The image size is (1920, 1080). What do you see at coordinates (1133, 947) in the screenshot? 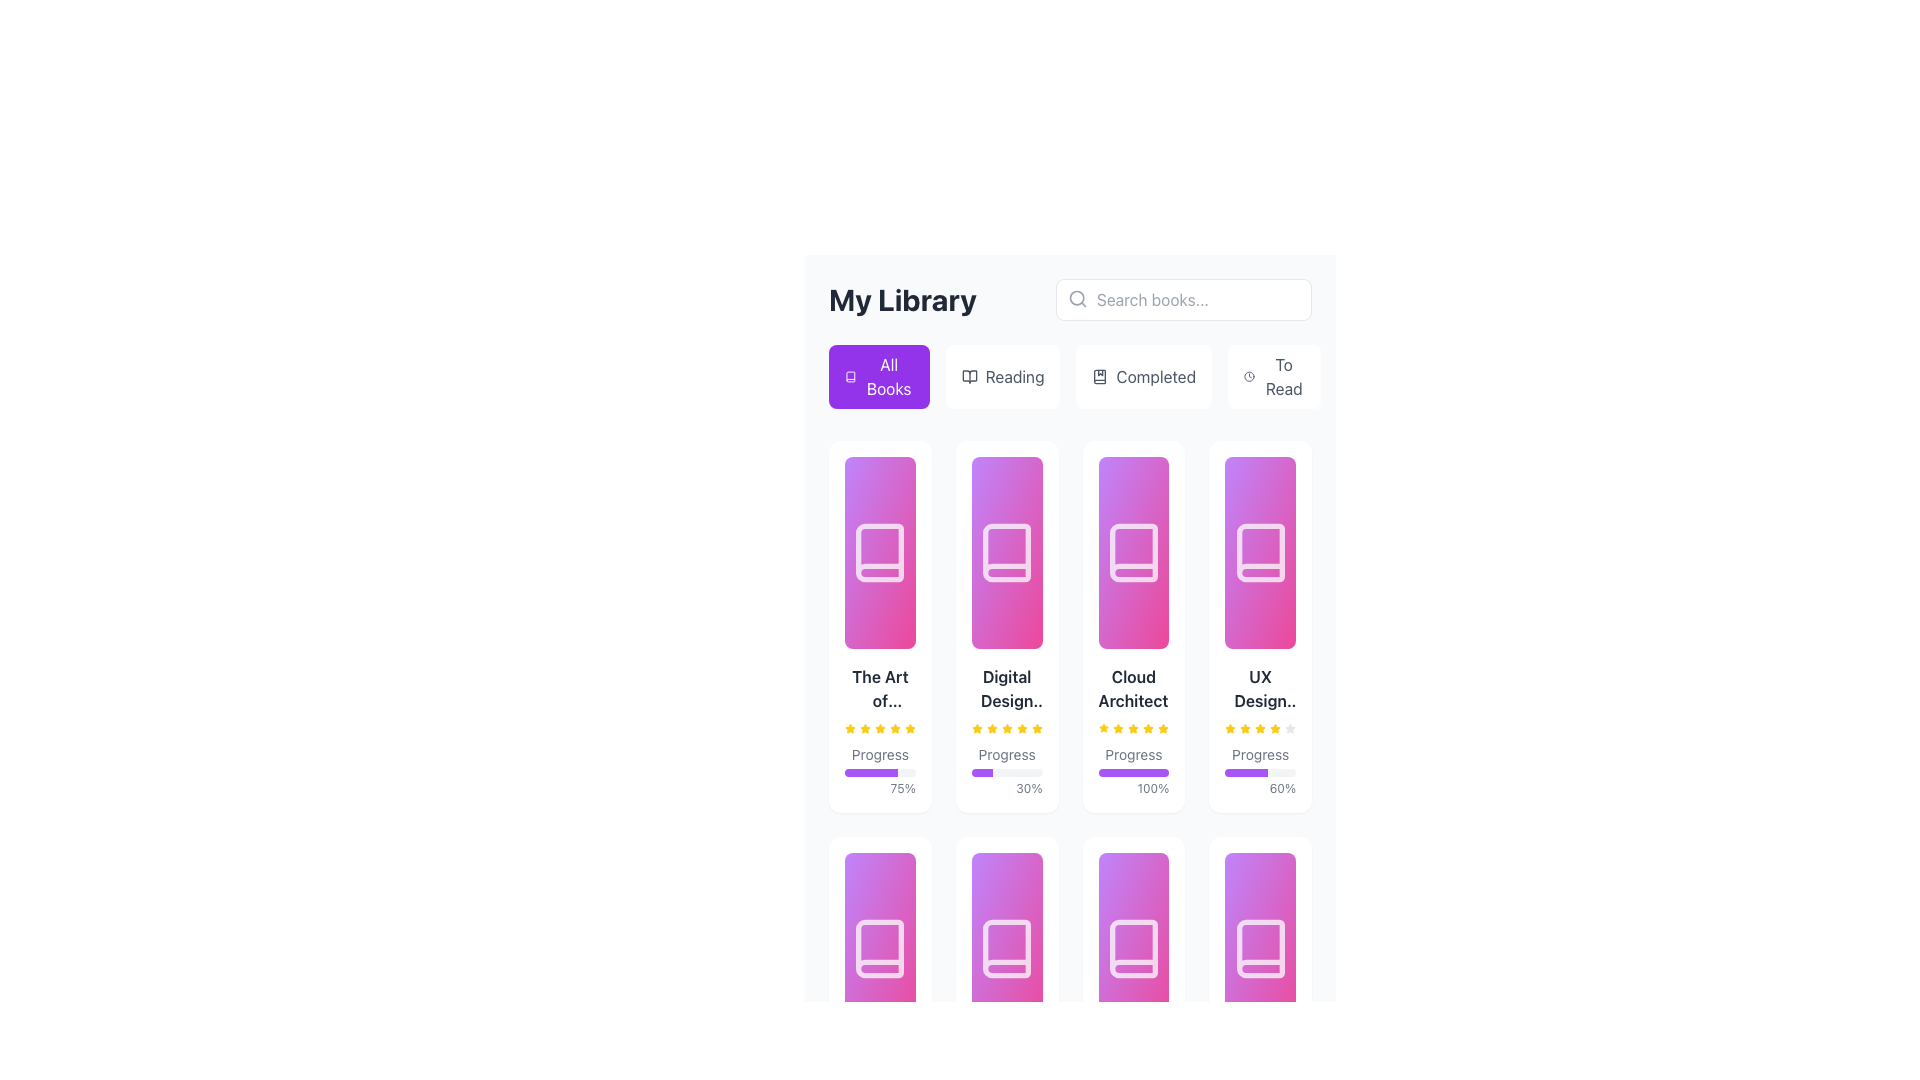
I see `the book representation element with a gradient background and a white book icon for rearrangement in the digital library interface` at bounding box center [1133, 947].